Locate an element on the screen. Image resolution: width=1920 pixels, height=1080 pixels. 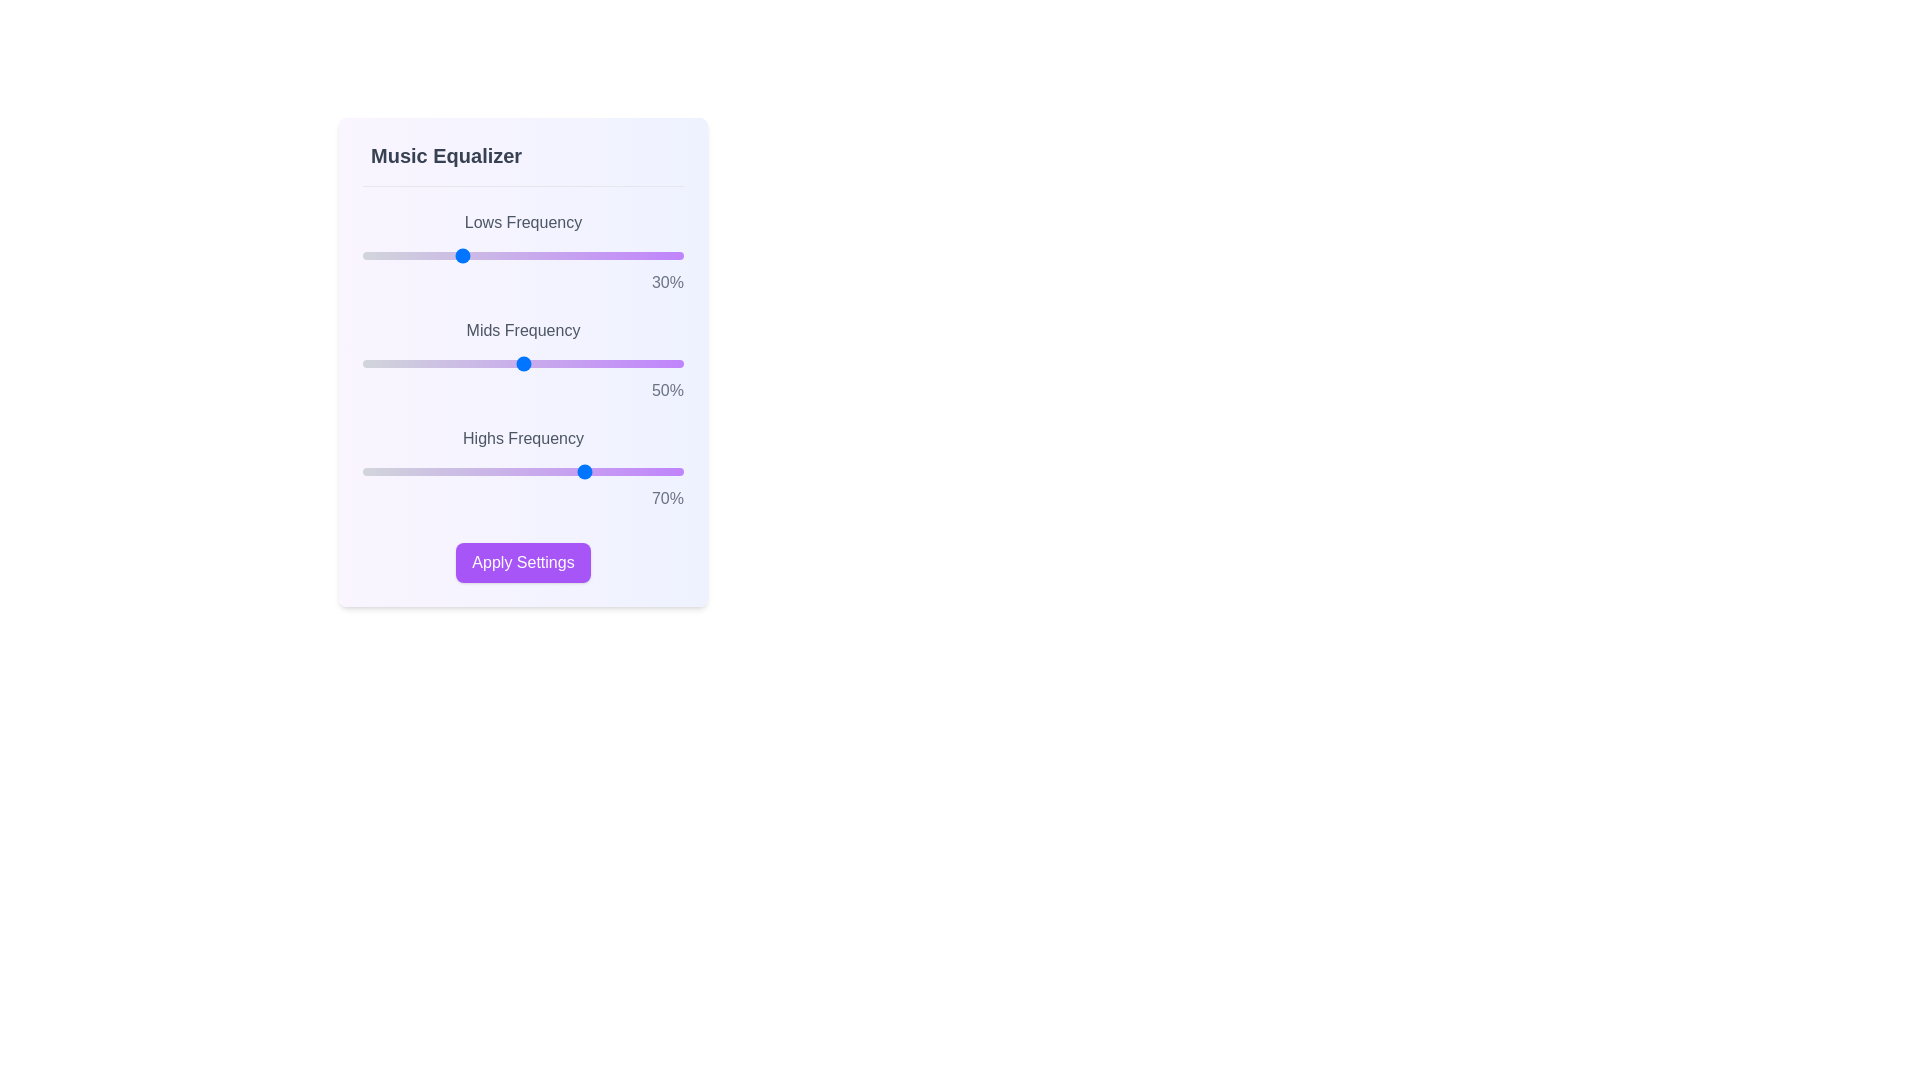
the 'Mids Frequency' slider to 10% is located at coordinates (395, 363).